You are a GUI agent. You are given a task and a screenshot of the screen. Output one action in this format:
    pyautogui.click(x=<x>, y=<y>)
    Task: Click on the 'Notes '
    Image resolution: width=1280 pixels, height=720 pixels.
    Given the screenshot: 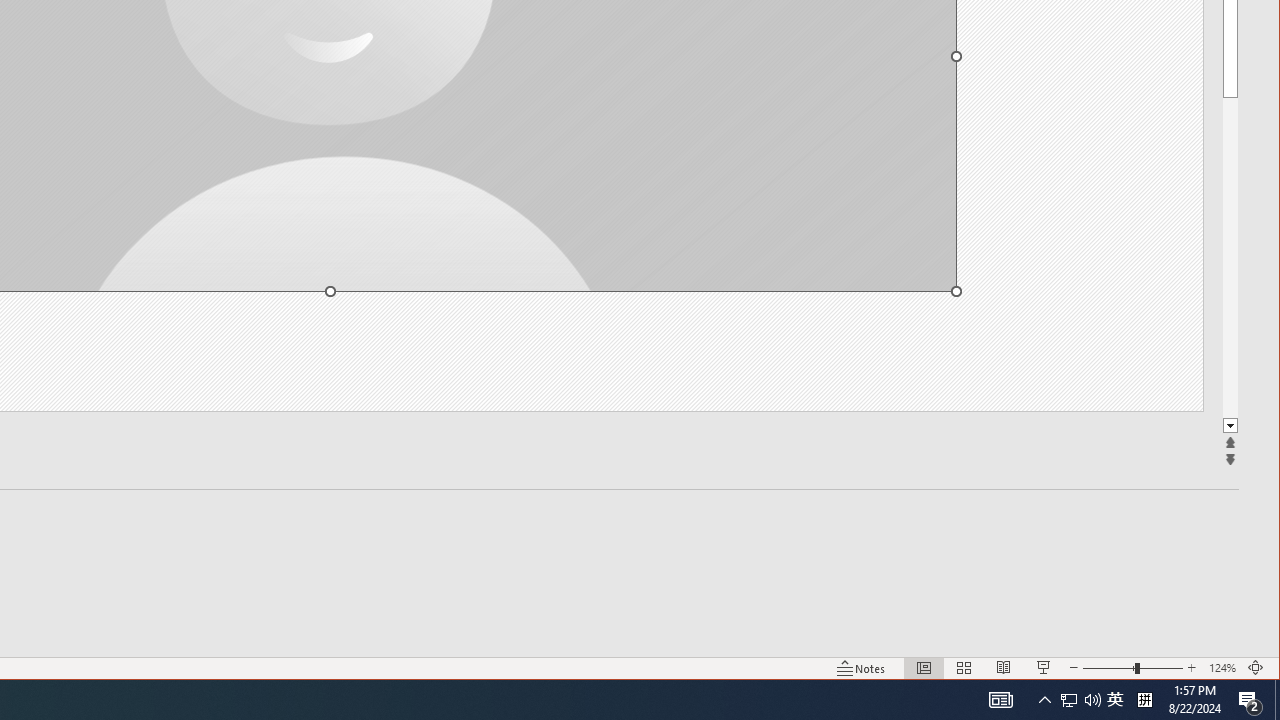 What is the action you would take?
    pyautogui.click(x=861, y=668)
    